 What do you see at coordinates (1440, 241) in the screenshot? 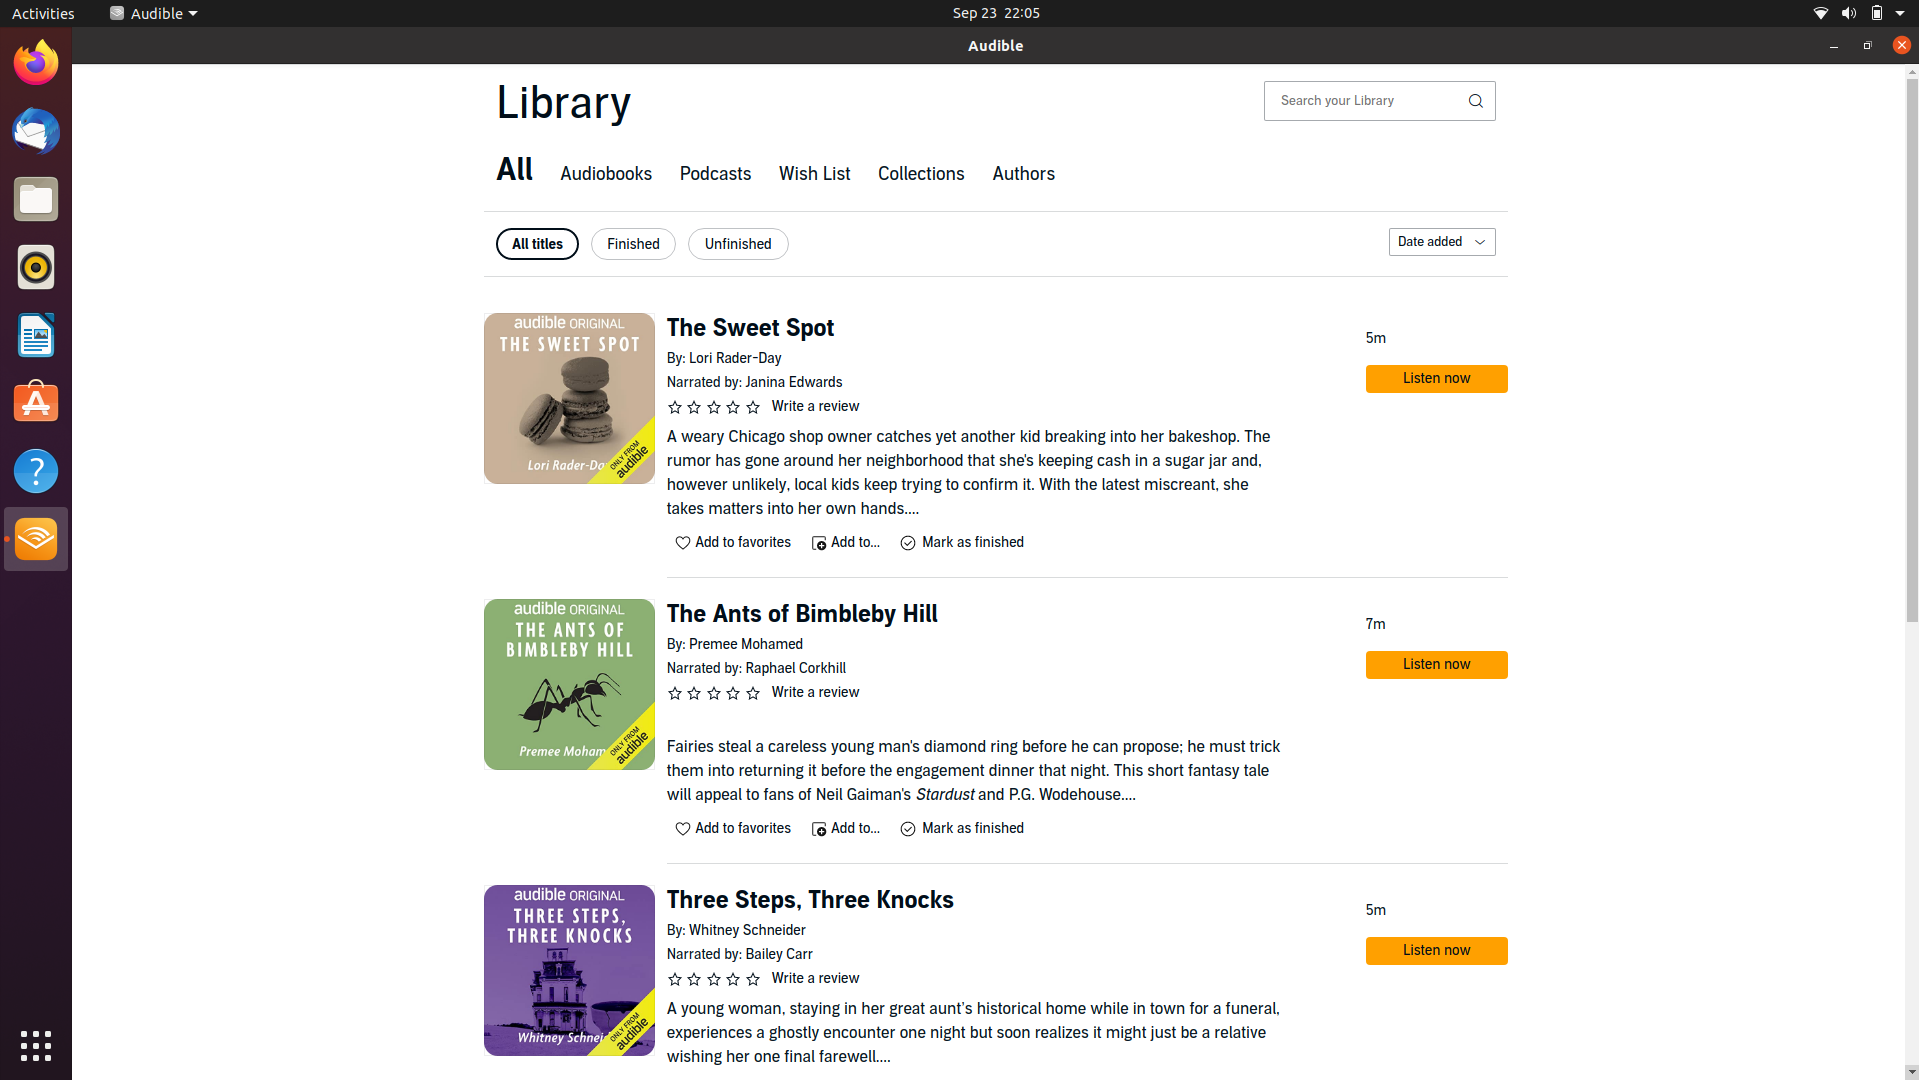
I see `Sort contents in the library in accordance to their date of inclusion` at bounding box center [1440, 241].